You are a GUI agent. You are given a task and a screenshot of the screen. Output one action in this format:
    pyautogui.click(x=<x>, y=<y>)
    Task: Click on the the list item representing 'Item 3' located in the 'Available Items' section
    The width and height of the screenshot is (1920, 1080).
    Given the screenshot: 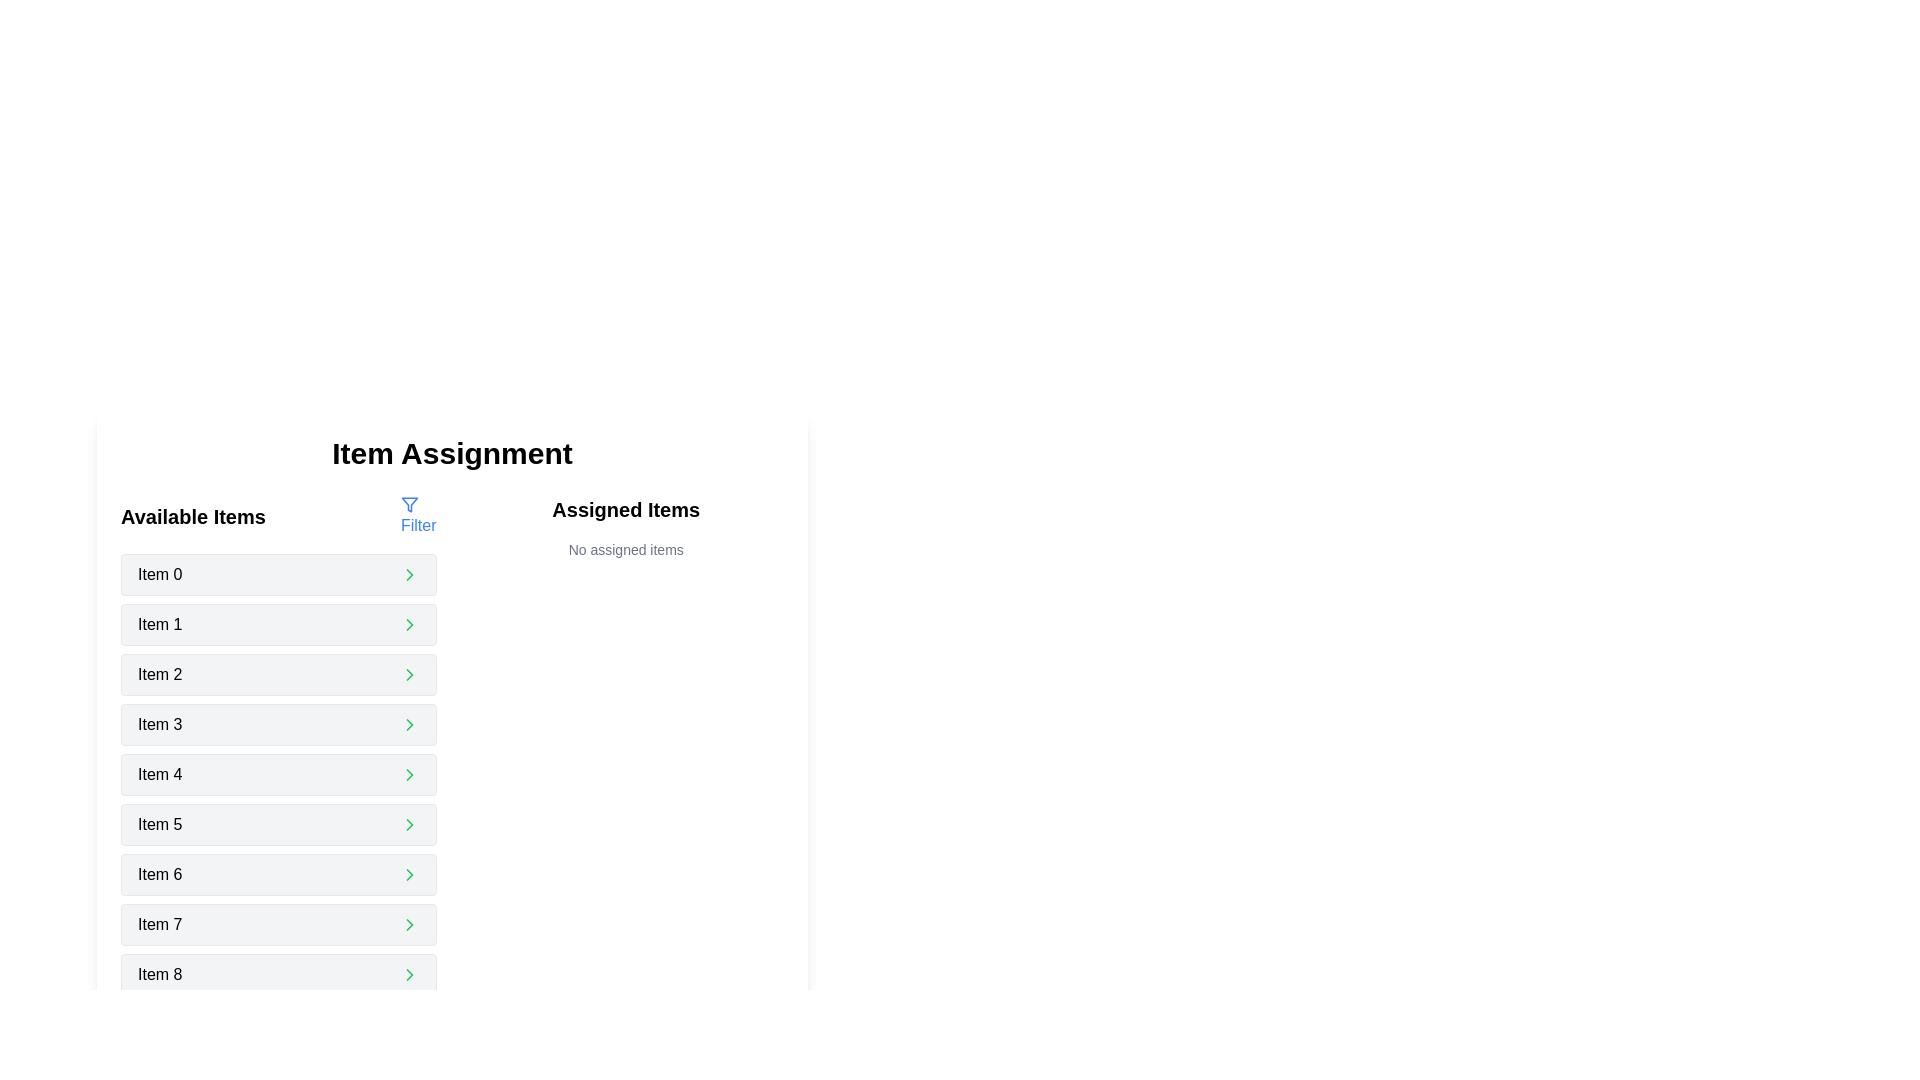 What is the action you would take?
    pyautogui.click(x=277, y=725)
    